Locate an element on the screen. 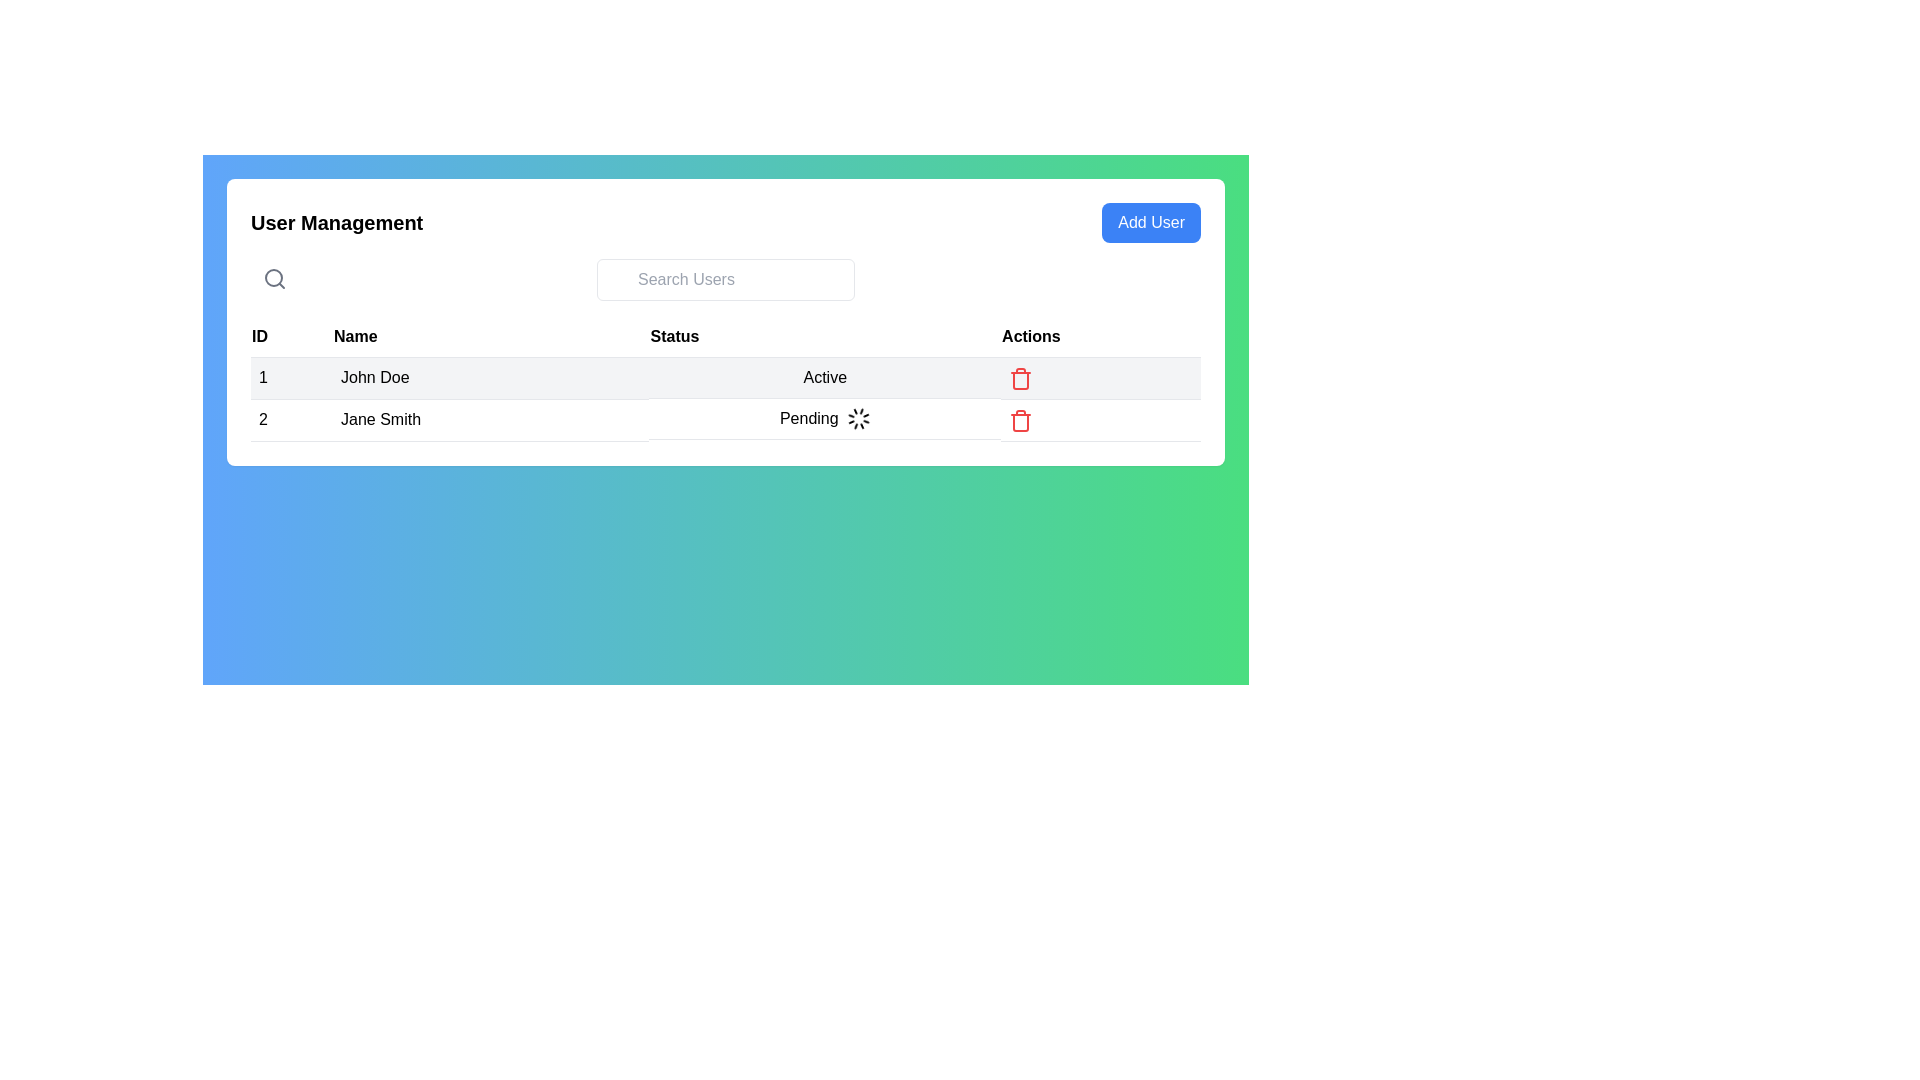 The width and height of the screenshot is (1920, 1080). to select the second row in the user table, which displays user information and interaction buttons is located at coordinates (724, 398).